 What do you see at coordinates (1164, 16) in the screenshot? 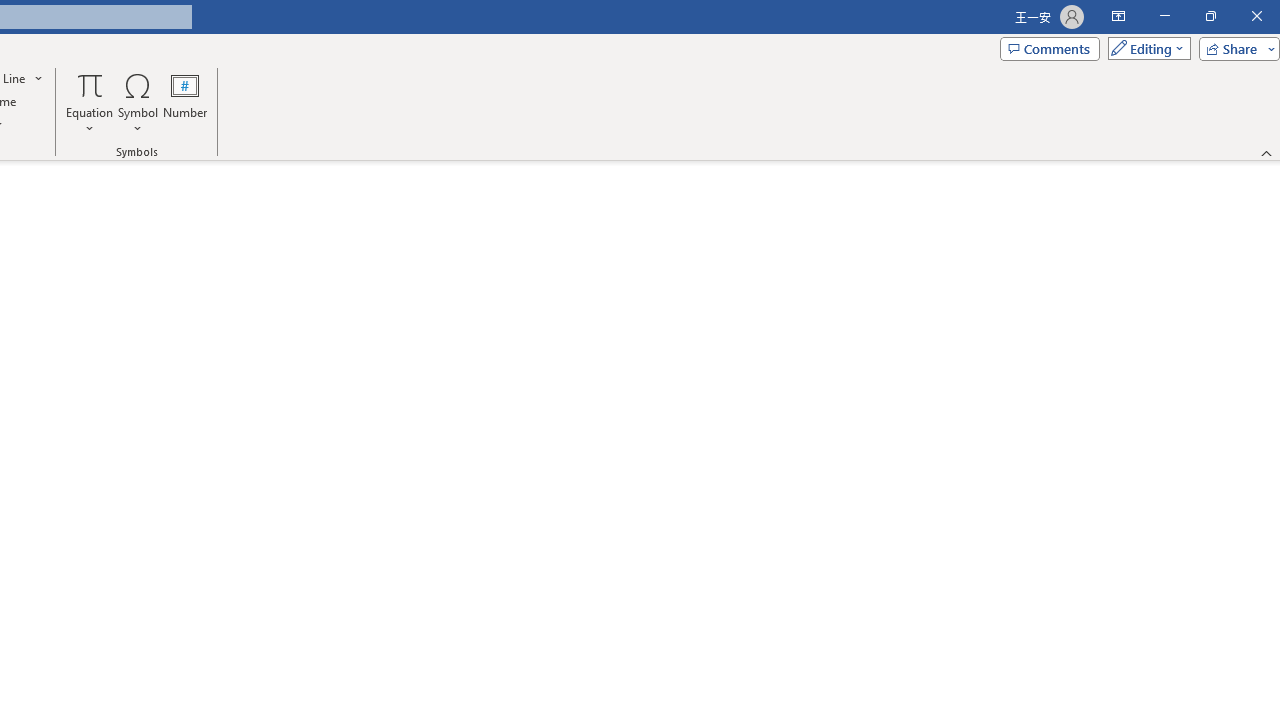
I see `'Minimize'` at bounding box center [1164, 16].